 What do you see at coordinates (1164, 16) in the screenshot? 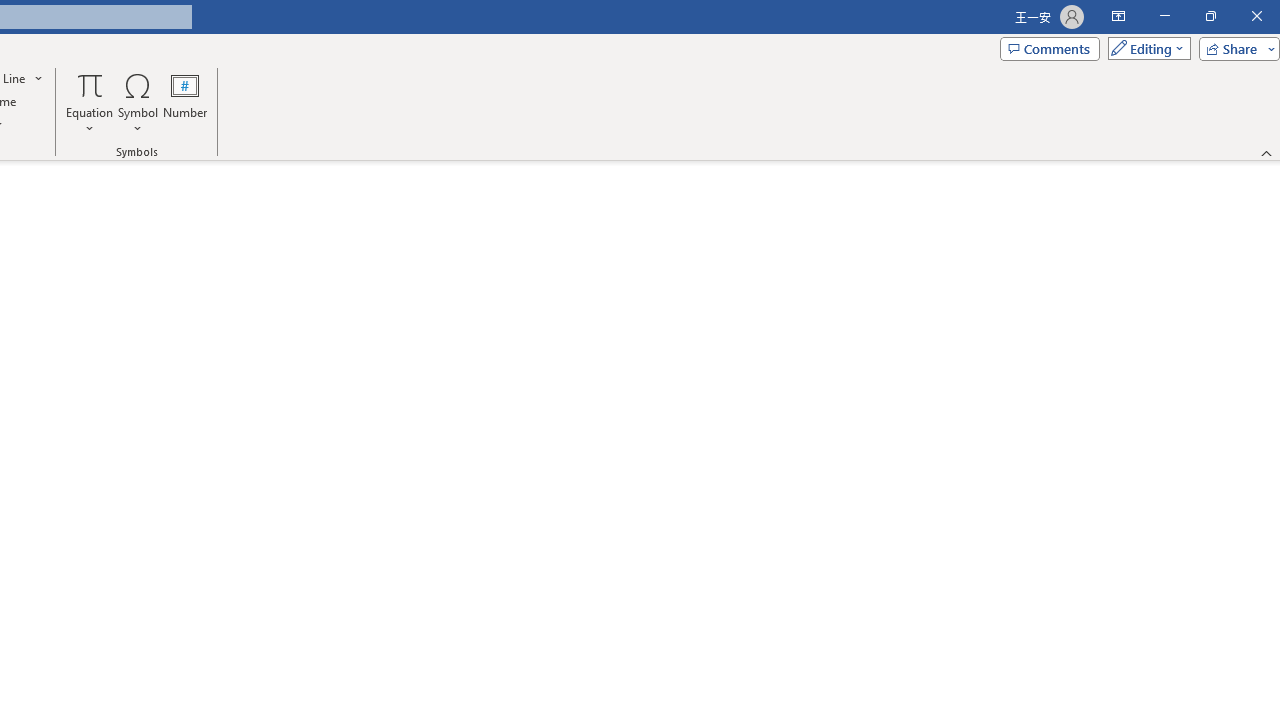
I see `'Minimize'` at bounding box center [1164, 16].